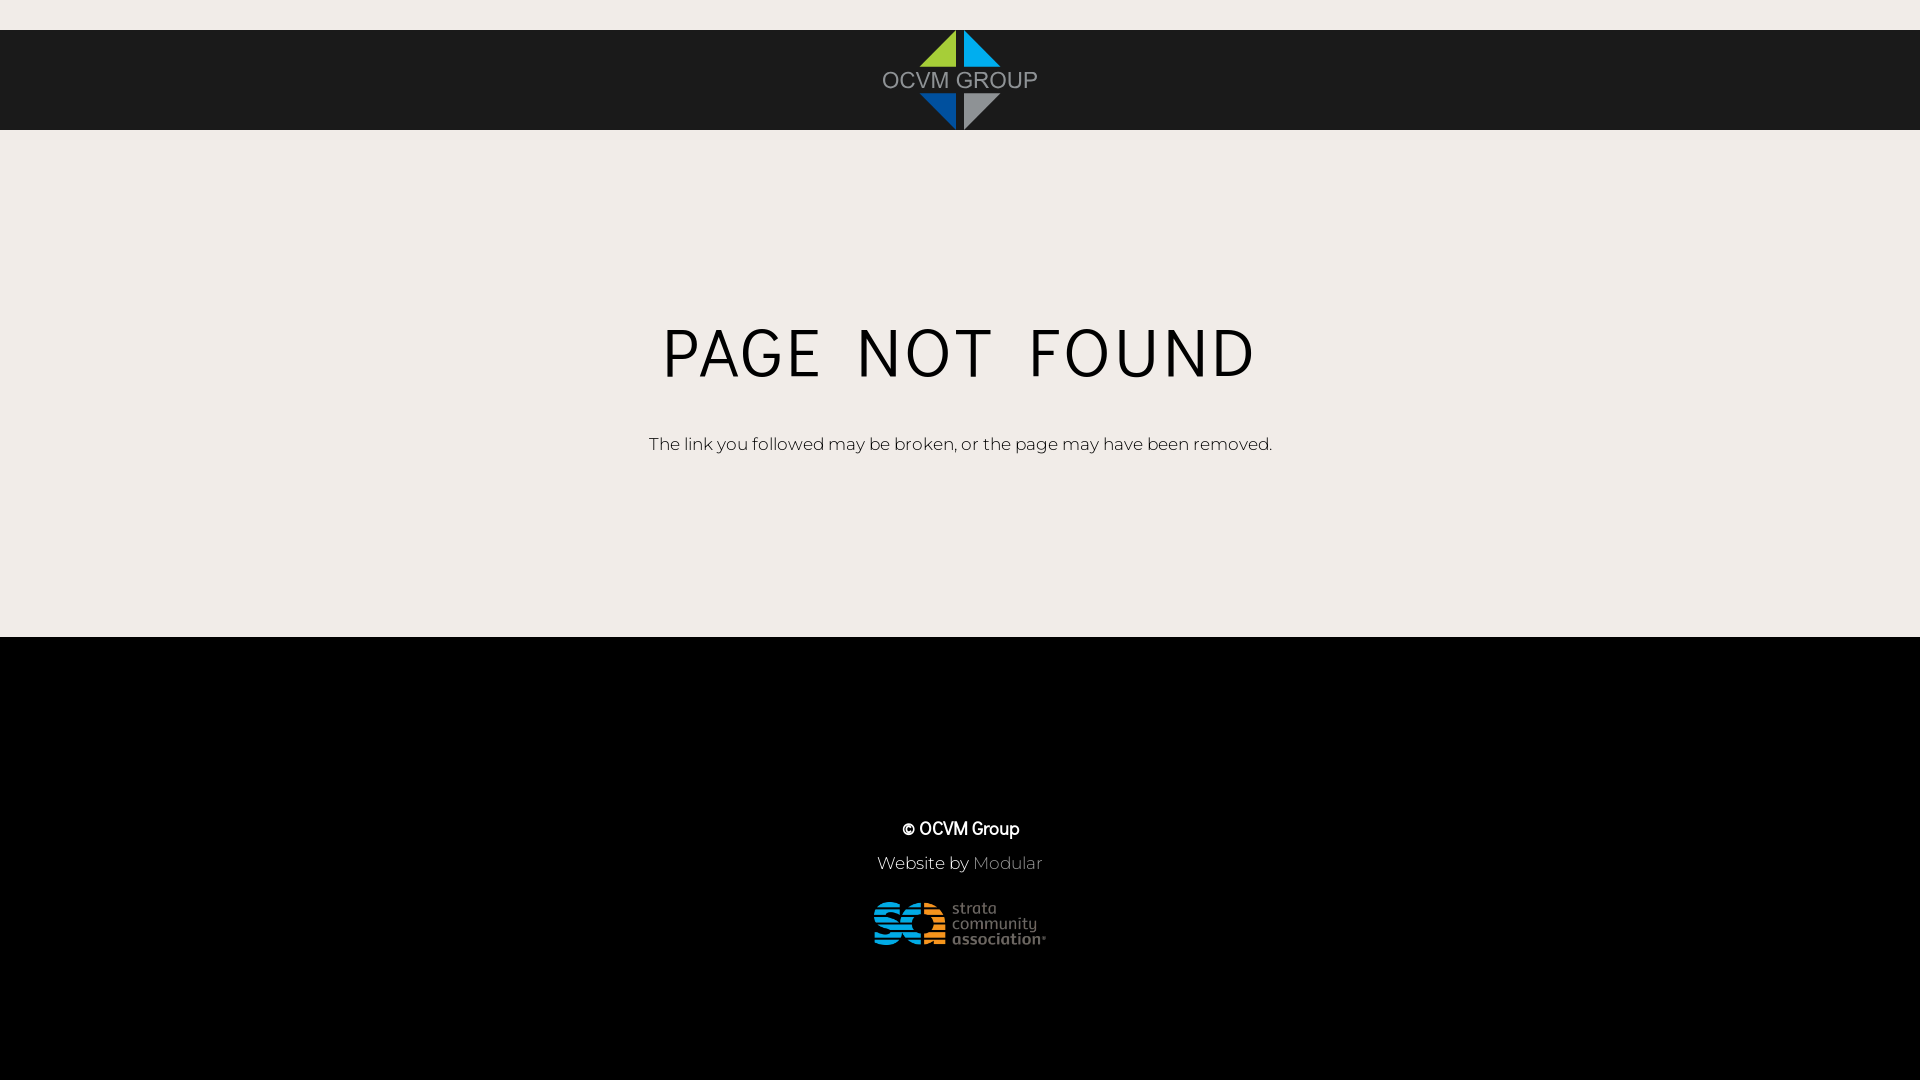 The image size is (1920, 1080). What do you see at coordinates (1008, 862) in the screenshot?
I see `'Modular'` at bounding box center [1008, 862].